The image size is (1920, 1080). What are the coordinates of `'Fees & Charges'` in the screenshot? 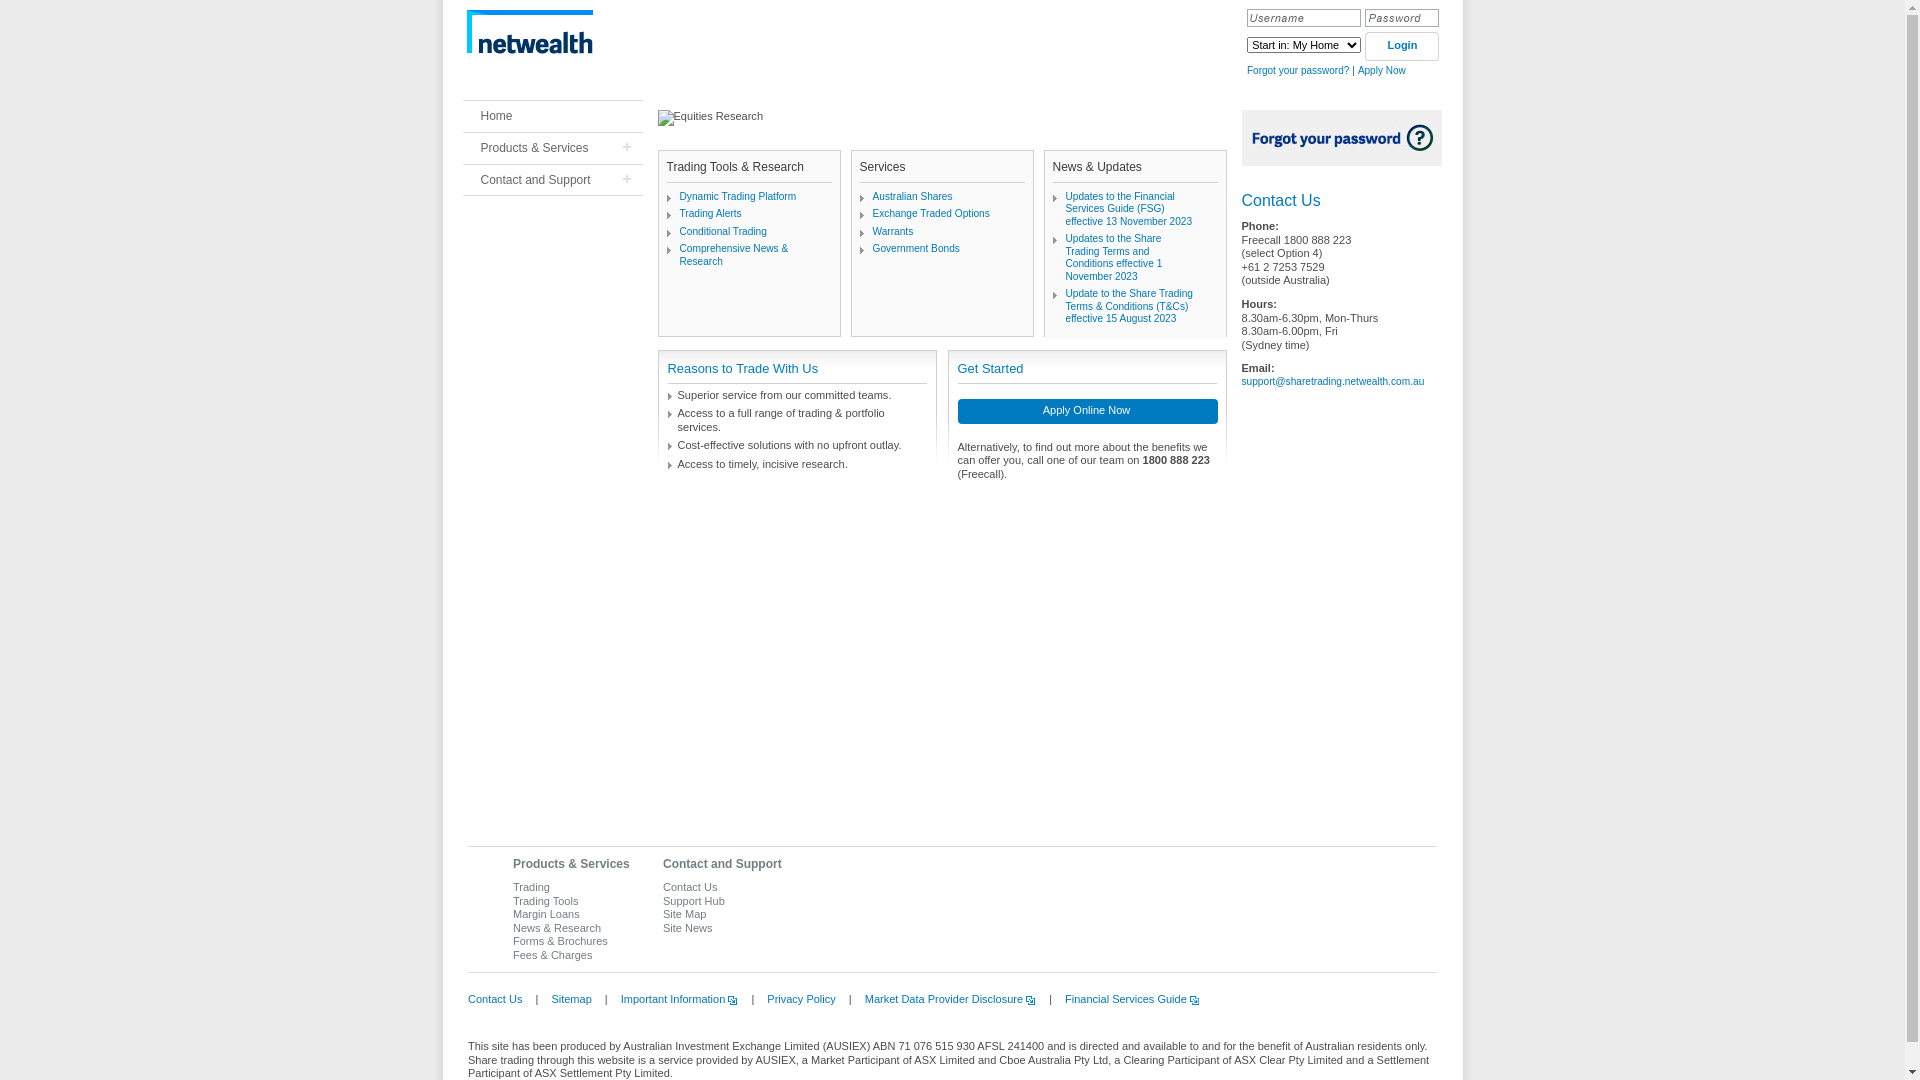 It's located at (552, 954).